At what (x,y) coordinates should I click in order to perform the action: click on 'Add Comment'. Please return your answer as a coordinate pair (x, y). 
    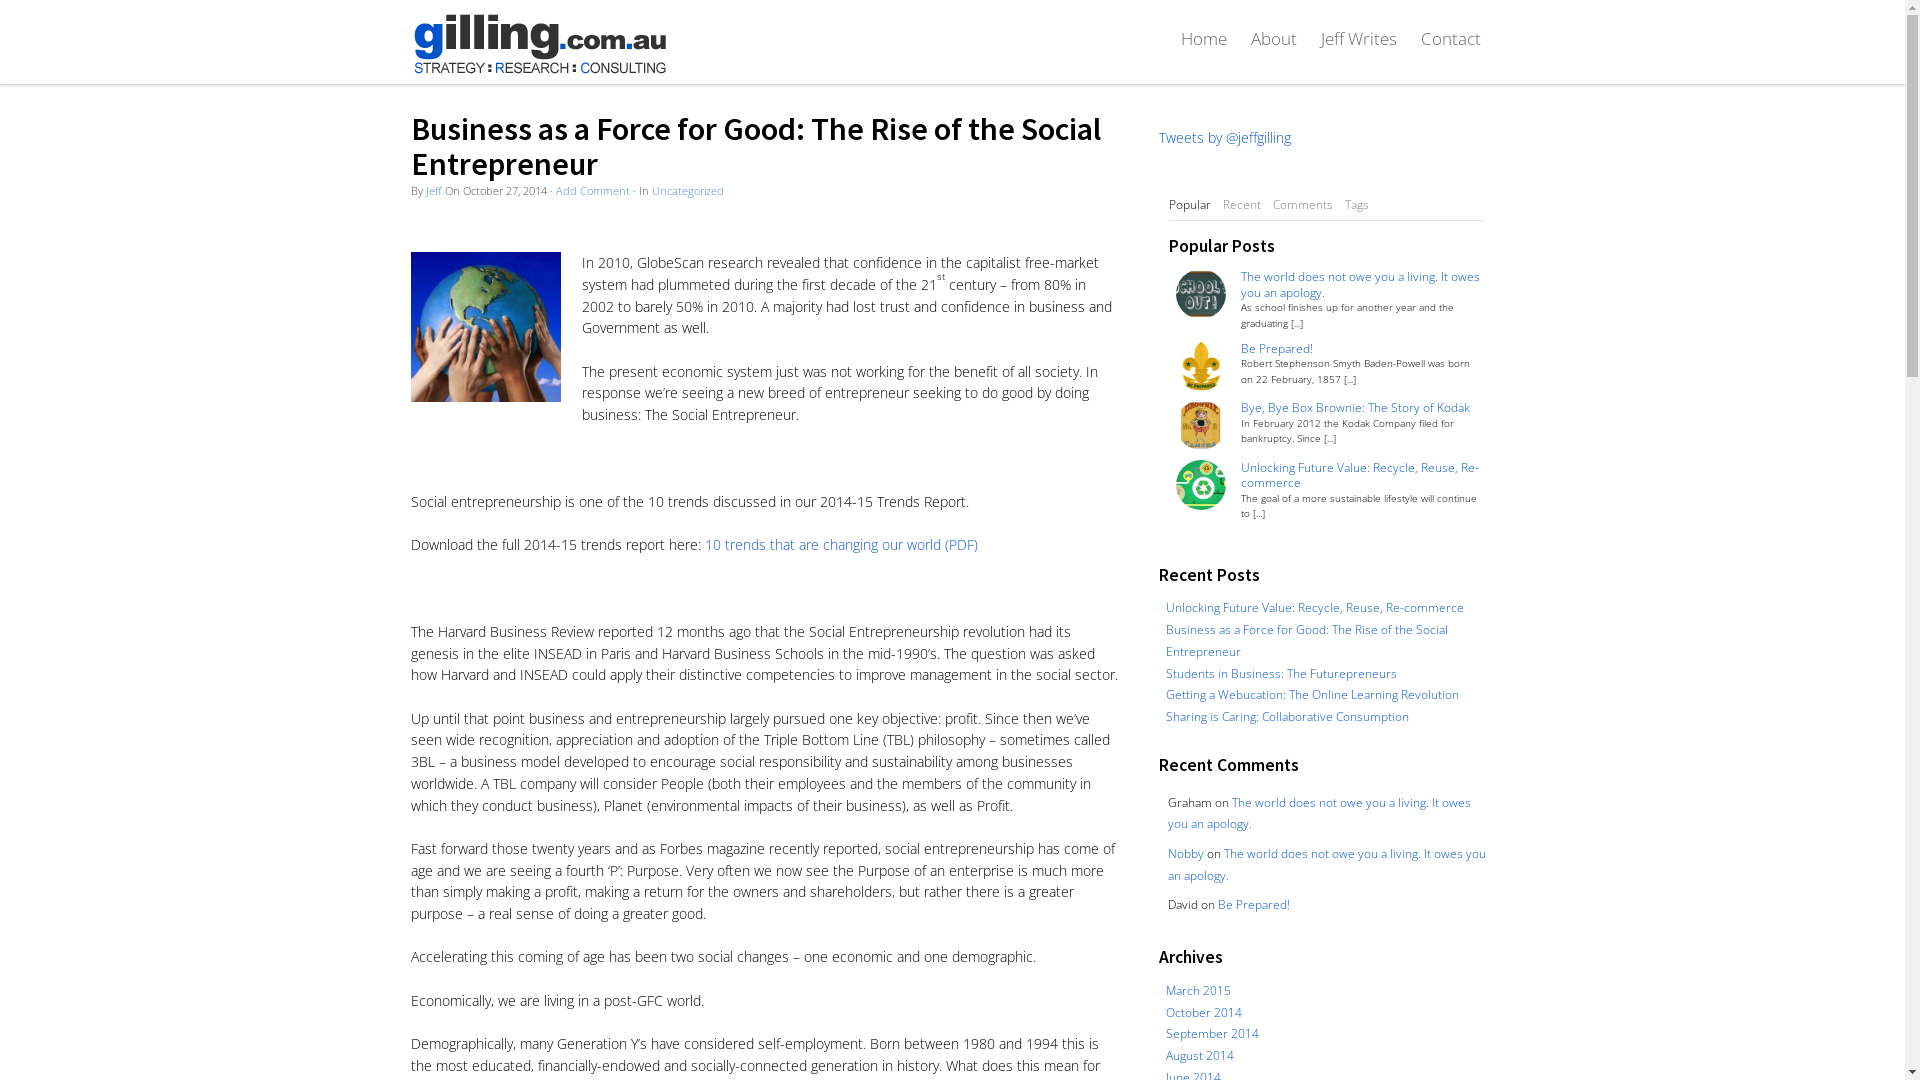
    Looking at the image, I should click on (592, 190).